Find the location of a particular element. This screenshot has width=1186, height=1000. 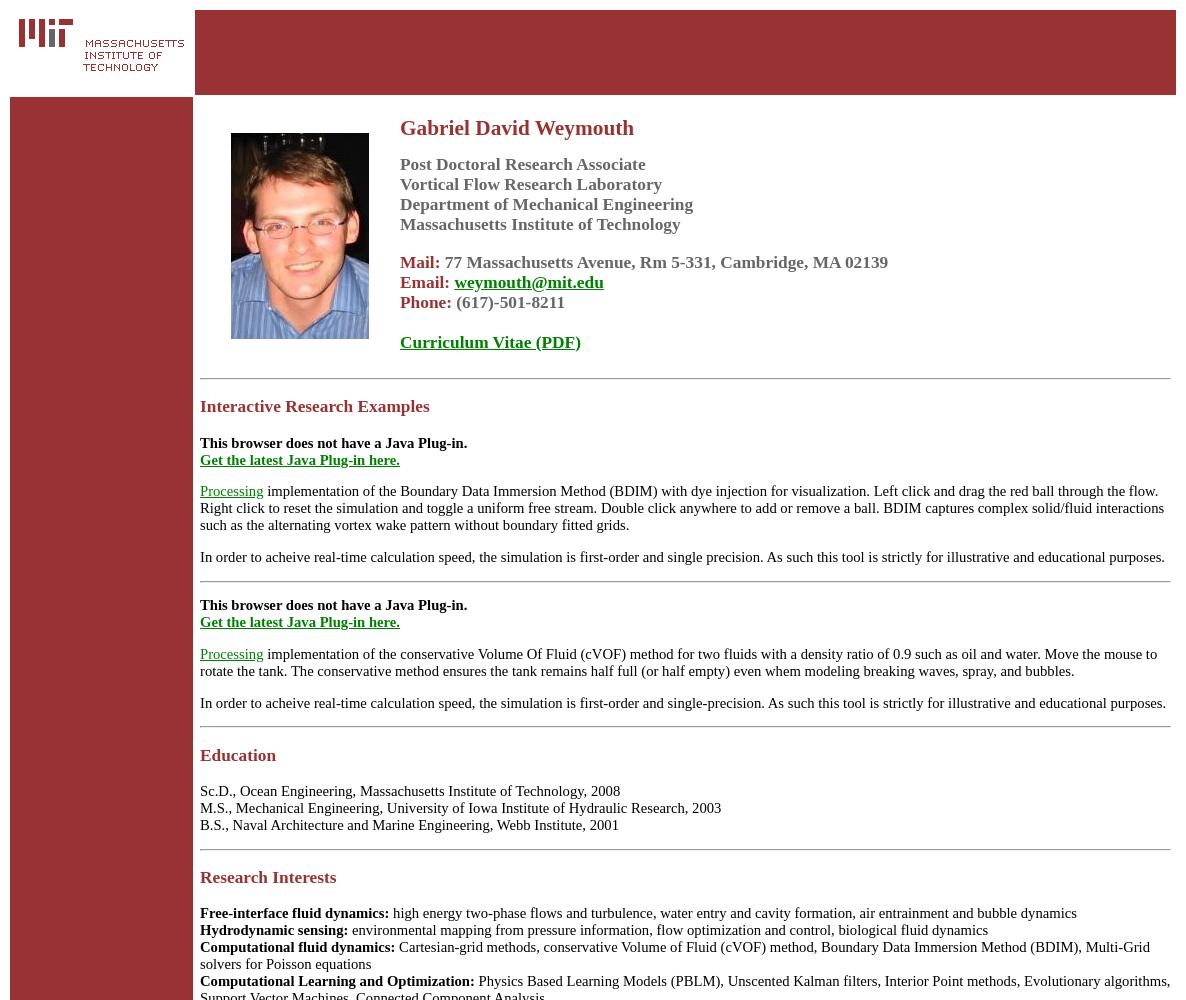

'Mail:' is located at coordinates (421, 261).